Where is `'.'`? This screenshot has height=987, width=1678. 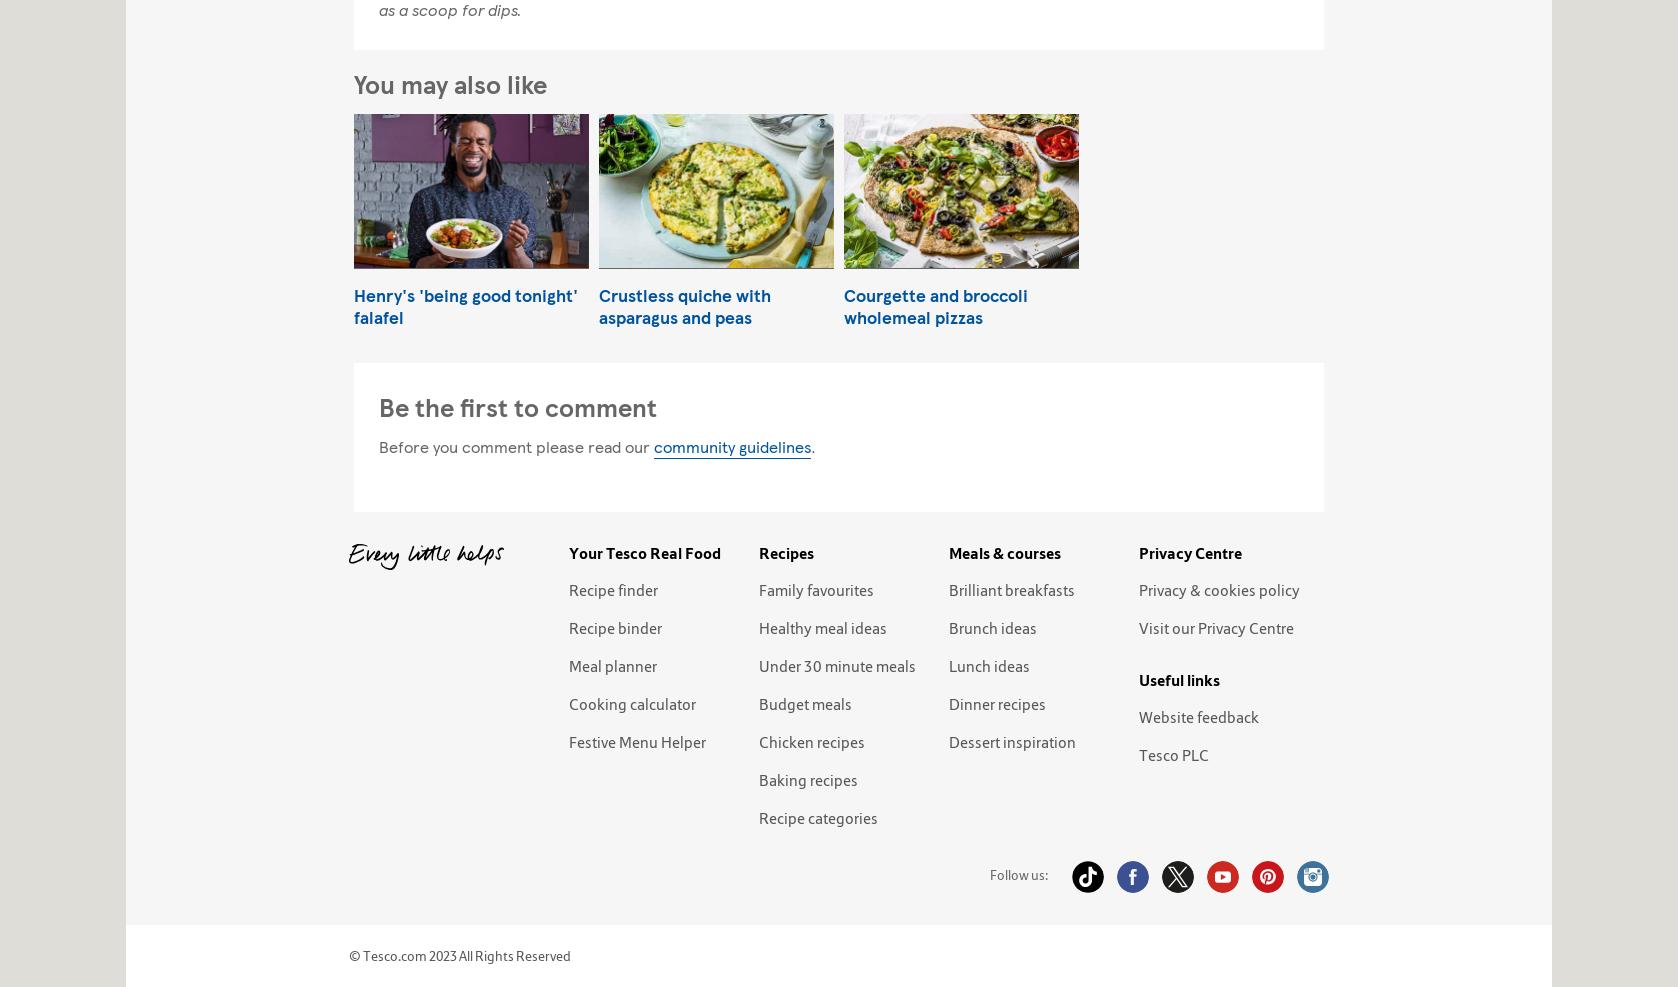 '.' is located at coordinates (812, 444).